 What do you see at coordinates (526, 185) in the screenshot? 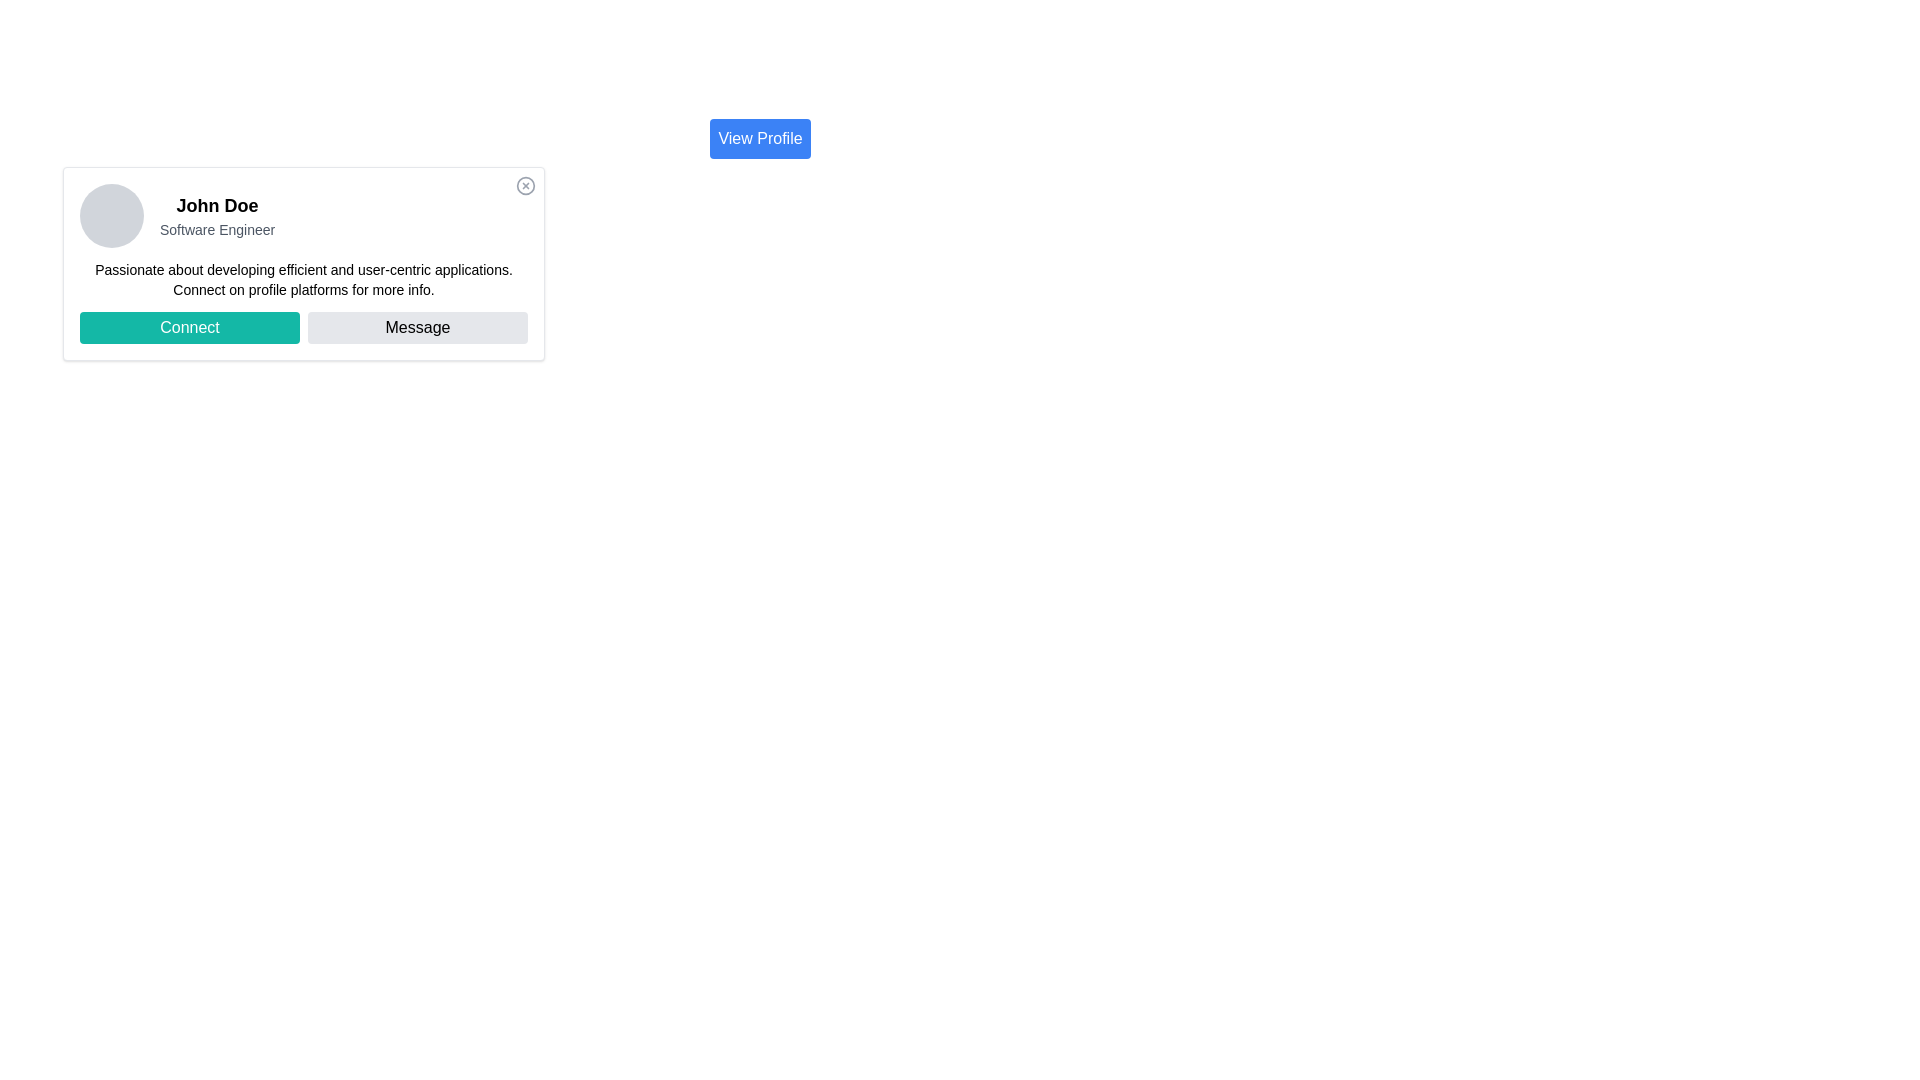
I see `the circular button with an 'X' icon at the top-right corner of the user information card to observe the color change effect` at bounding box center [526, 185].